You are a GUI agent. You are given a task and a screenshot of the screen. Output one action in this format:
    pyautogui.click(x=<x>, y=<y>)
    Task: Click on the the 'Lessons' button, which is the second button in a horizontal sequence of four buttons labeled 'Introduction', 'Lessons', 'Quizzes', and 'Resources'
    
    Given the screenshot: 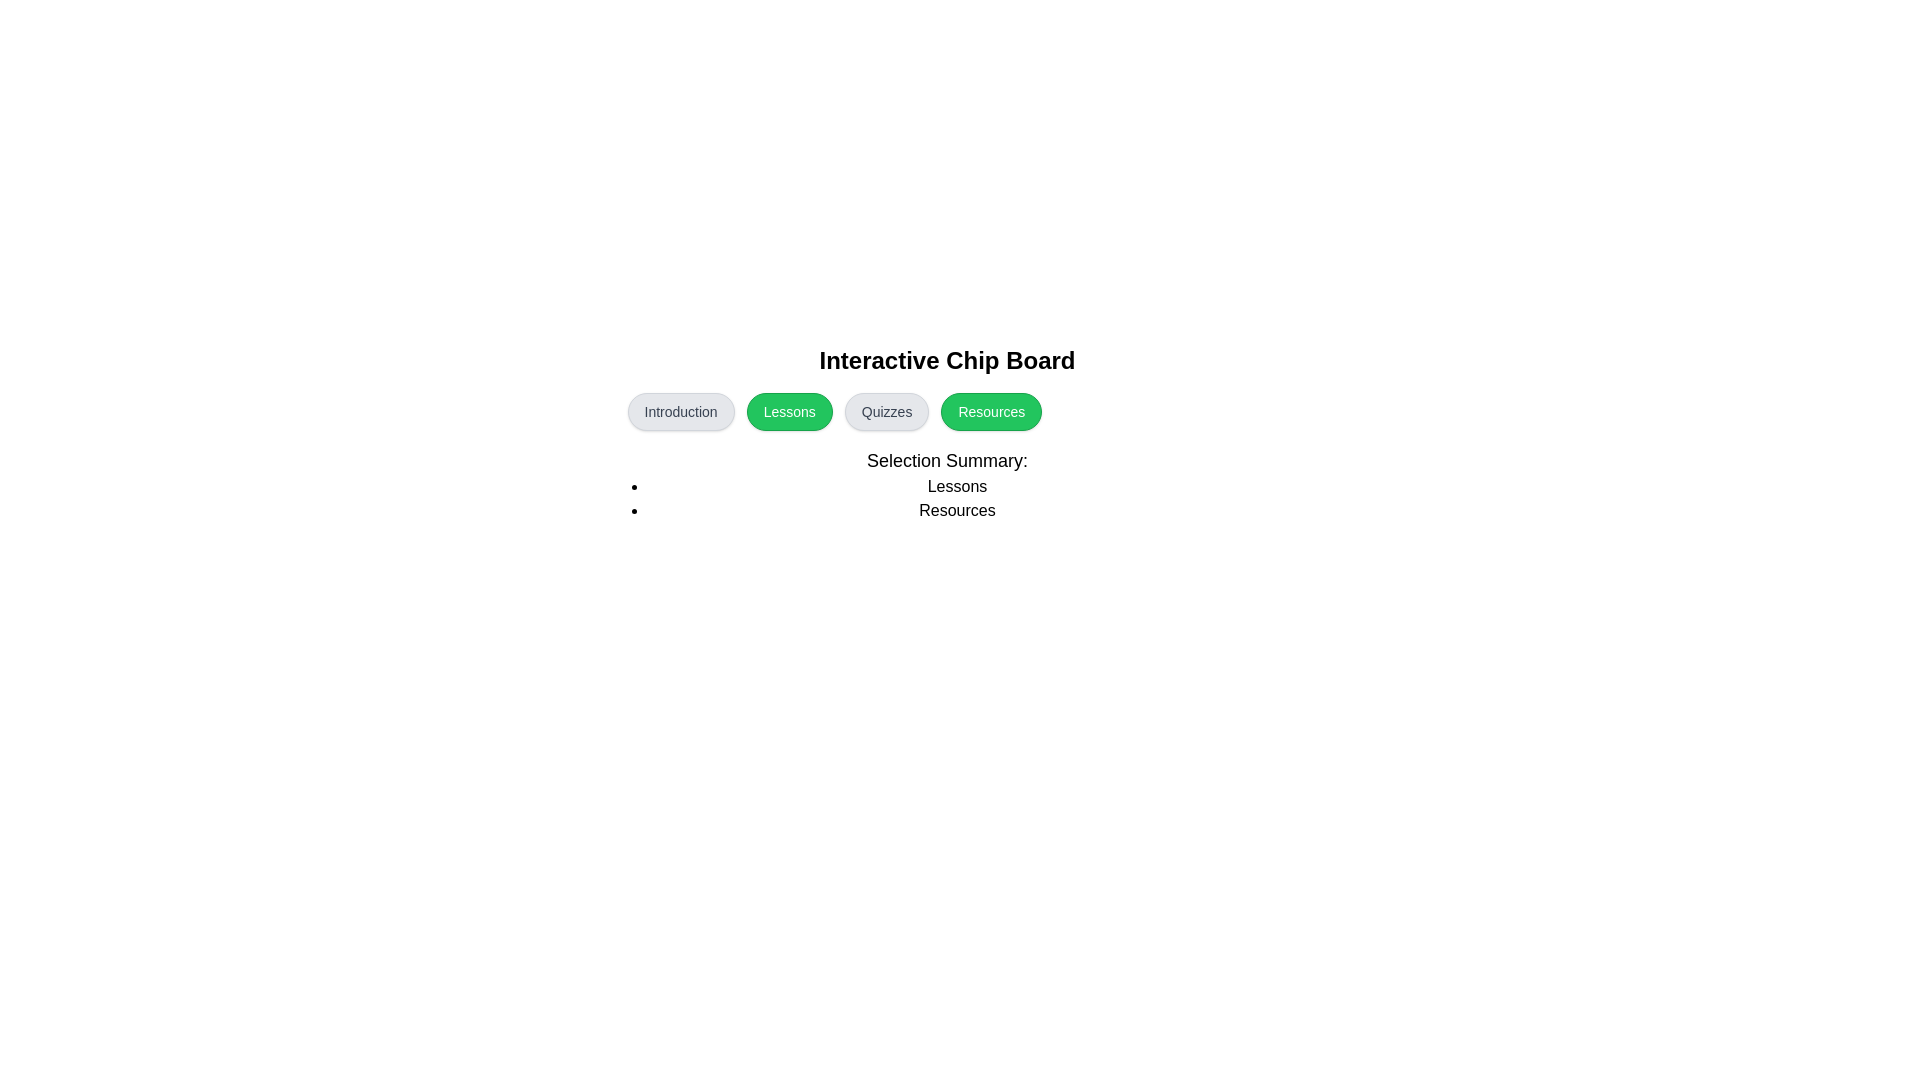 What is the action you would take?
    pyautogui.click(x=788, y=411)
    